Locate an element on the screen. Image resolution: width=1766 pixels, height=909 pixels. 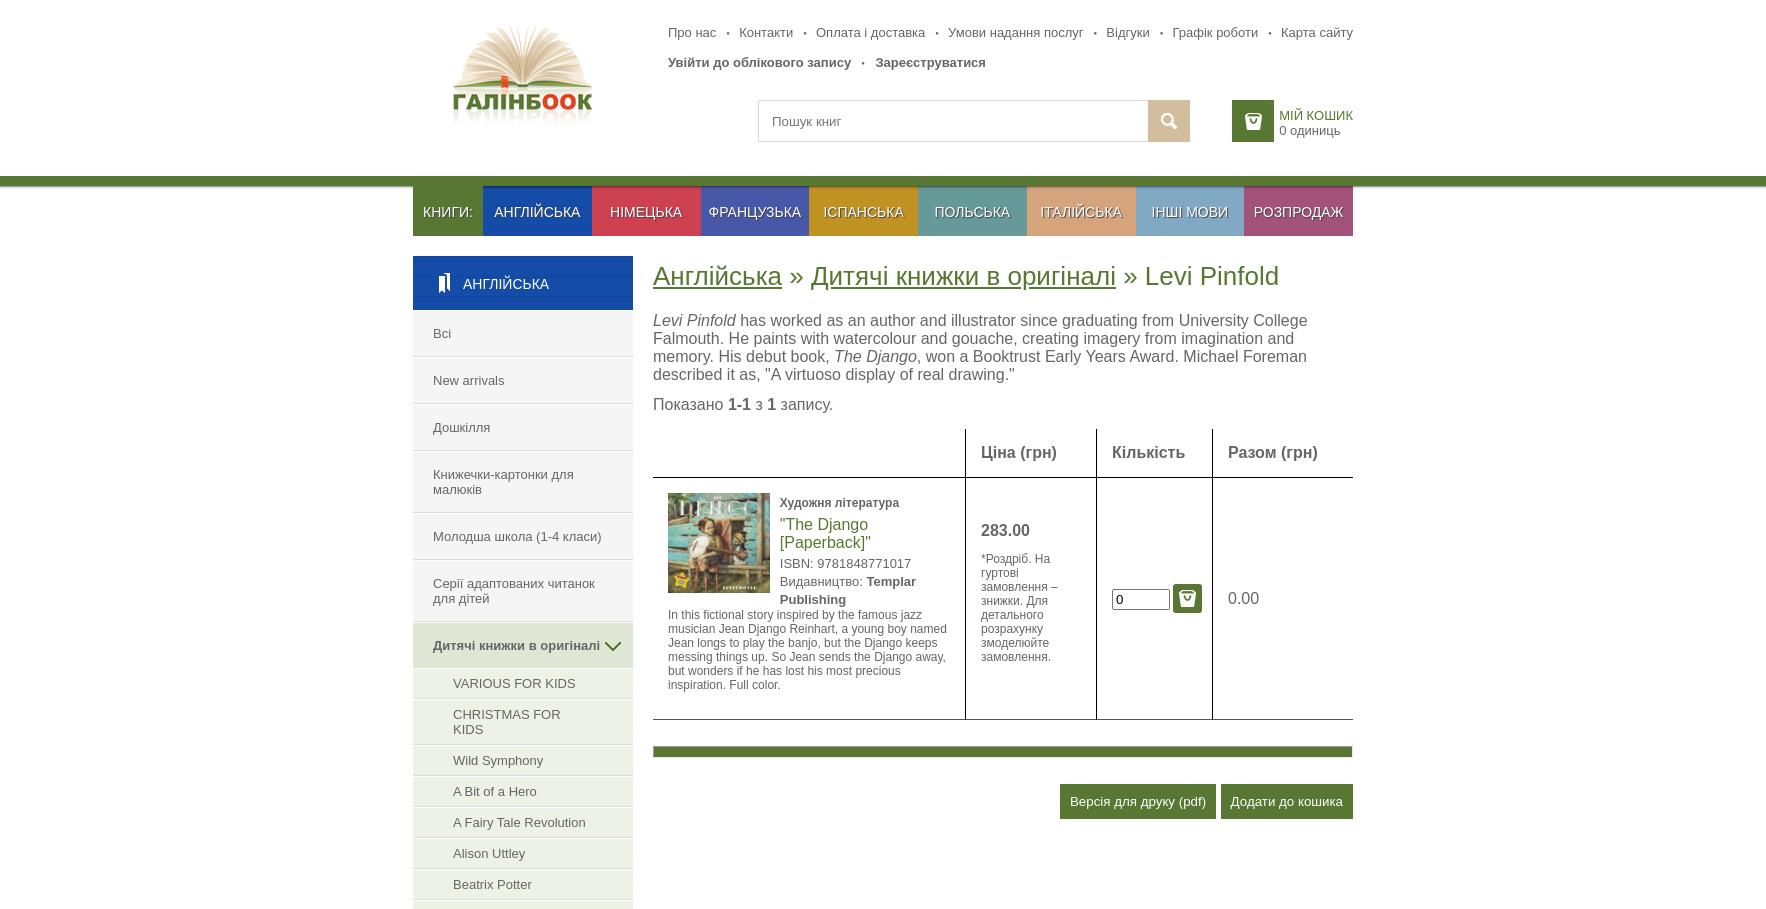
'A Fairy Tale Revolution' is located at coordinates (519, 822).